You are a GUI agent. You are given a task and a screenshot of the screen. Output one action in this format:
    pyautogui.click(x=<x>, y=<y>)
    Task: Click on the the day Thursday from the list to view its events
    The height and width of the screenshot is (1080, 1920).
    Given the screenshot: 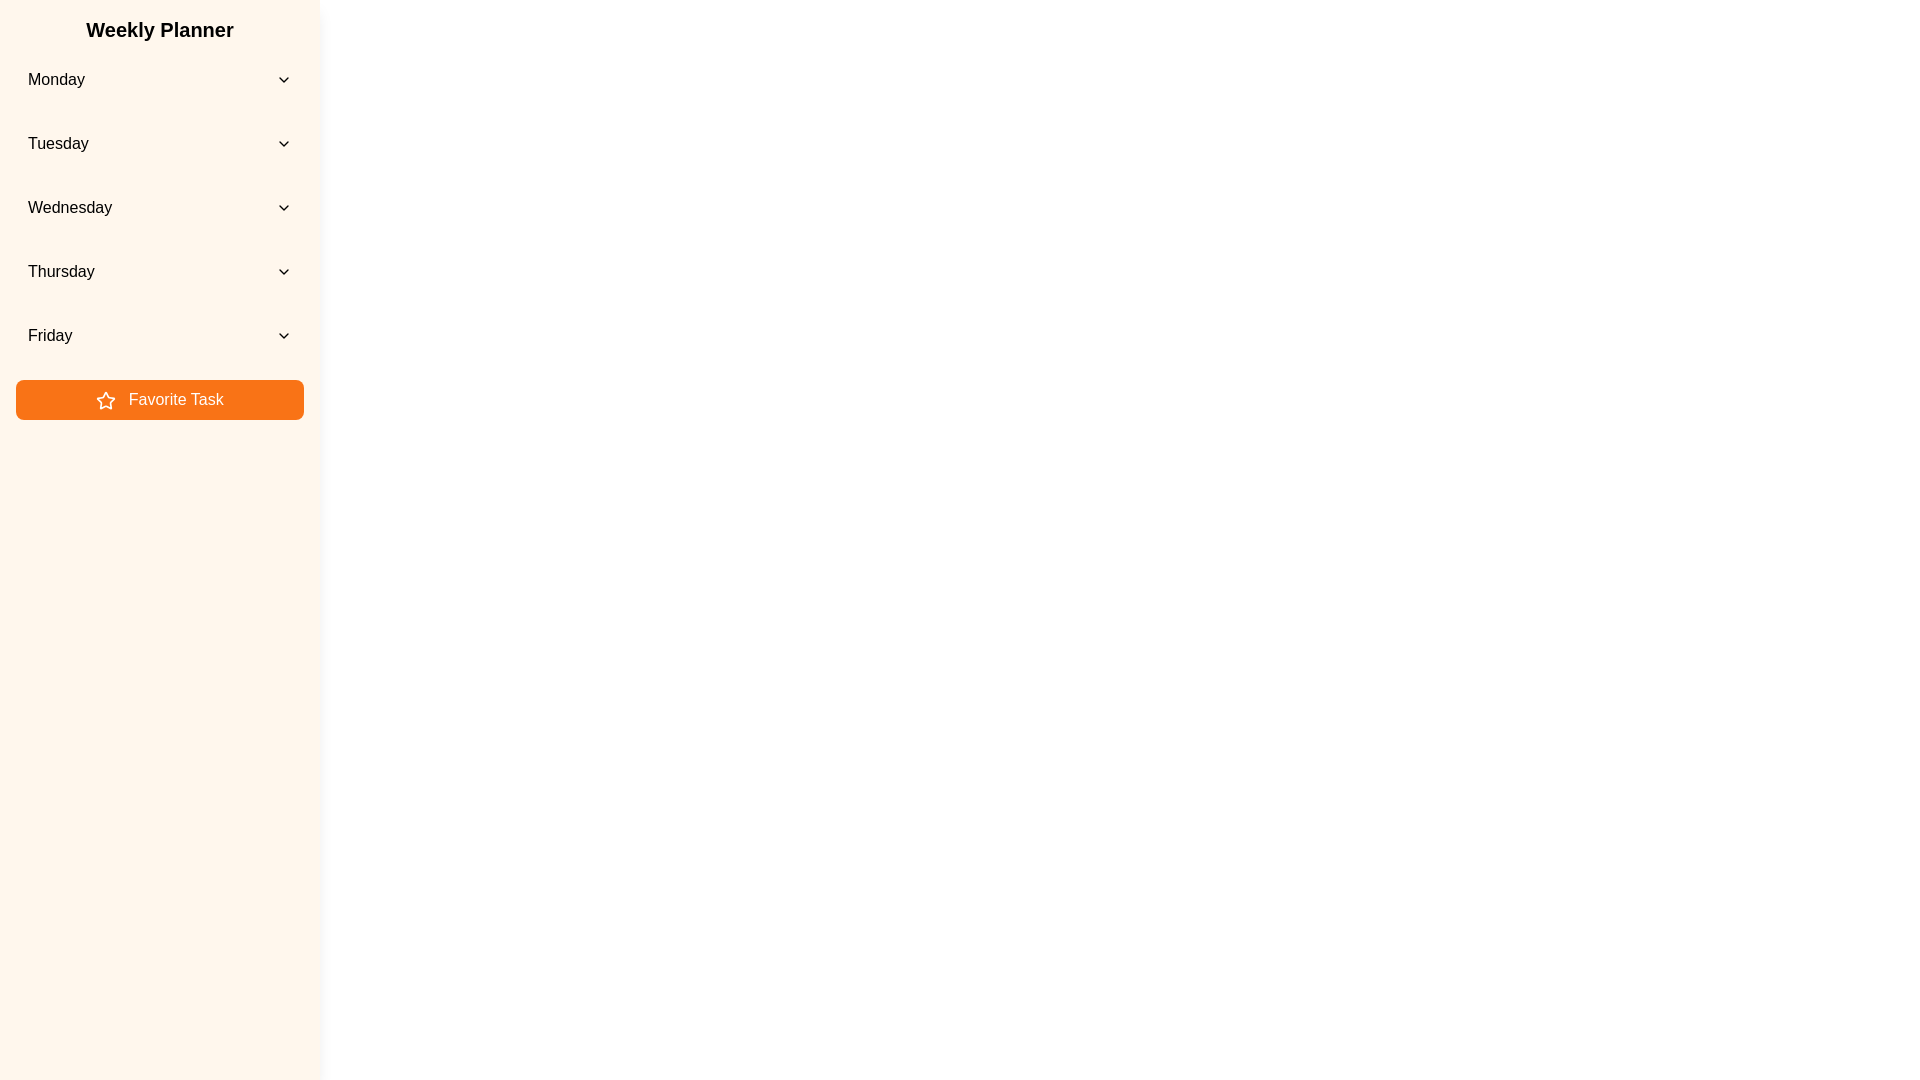 What is the action you would take?
    pyautogui.click(x=158, y=272)
    